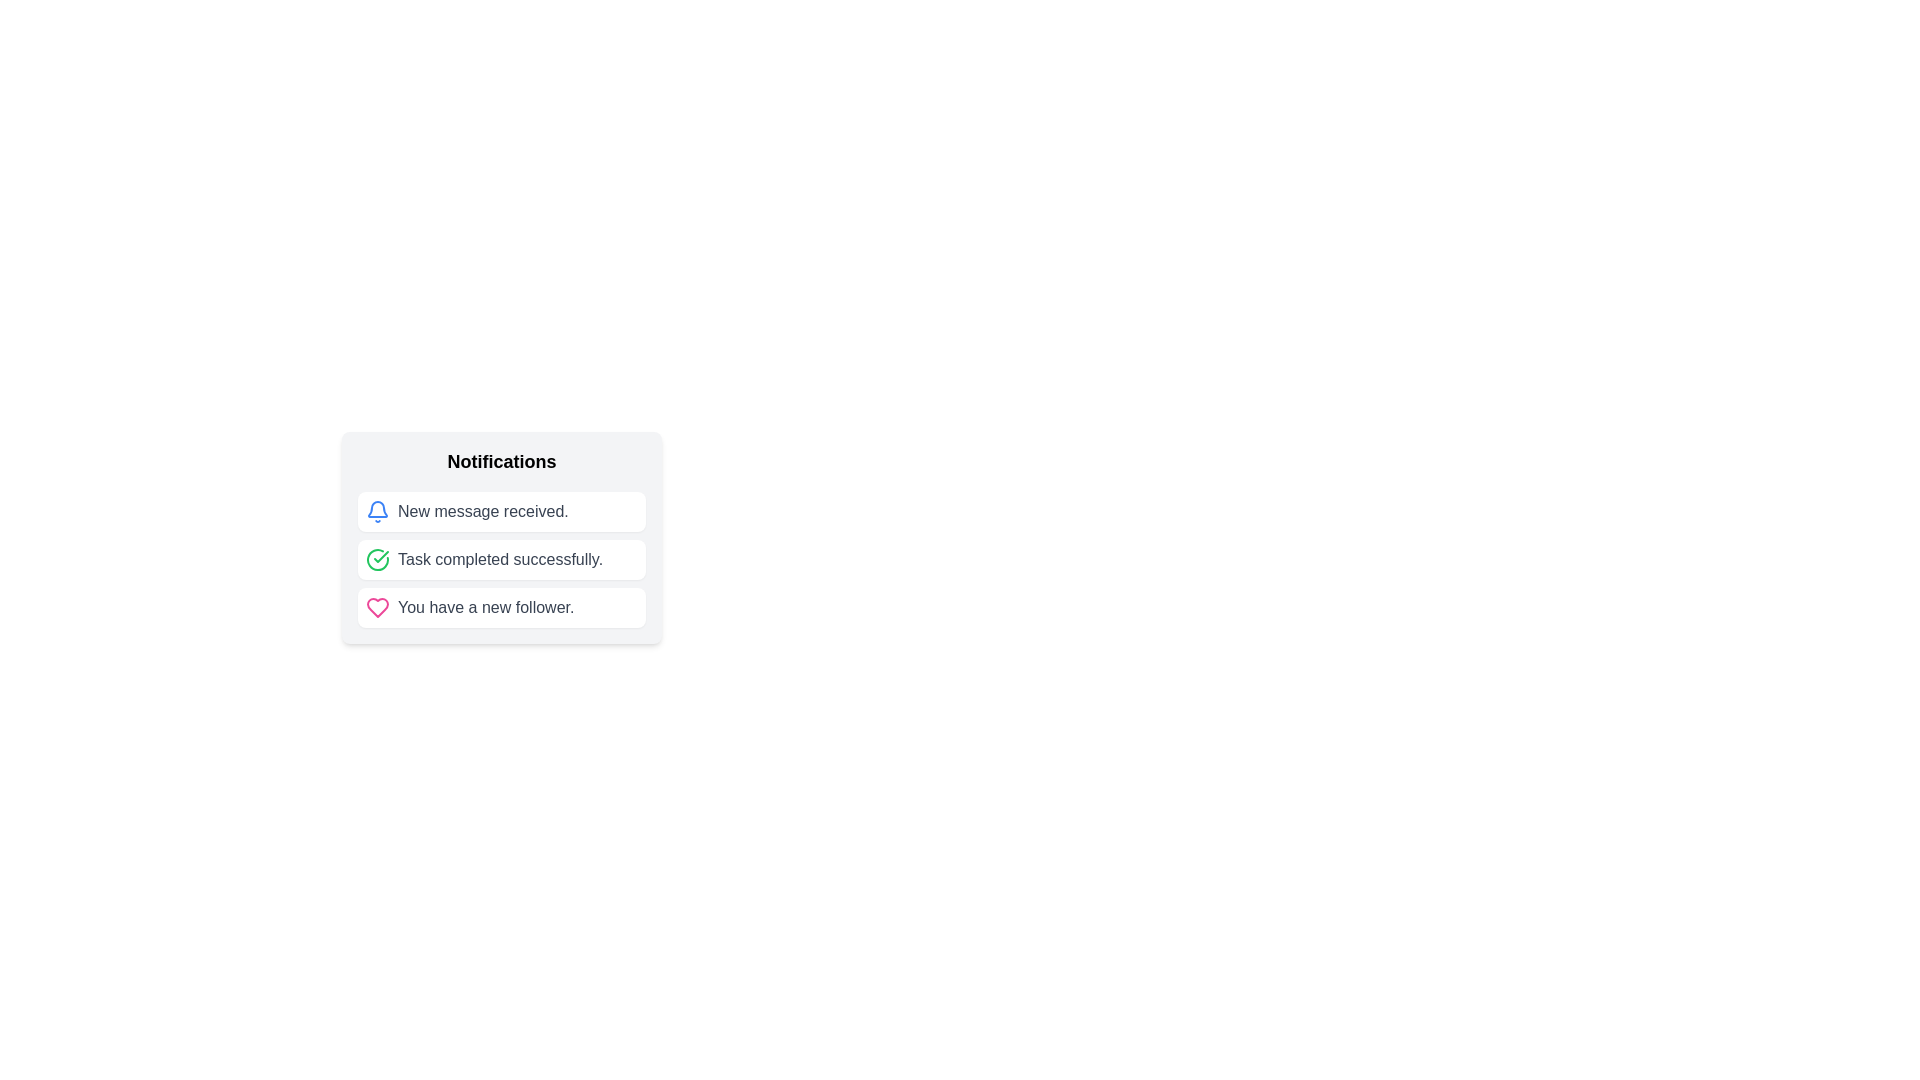  I want to click on the green checkmark icon indicating success, located in the second notification entry next to the text 'Task completed successfully', so click(378, 559).